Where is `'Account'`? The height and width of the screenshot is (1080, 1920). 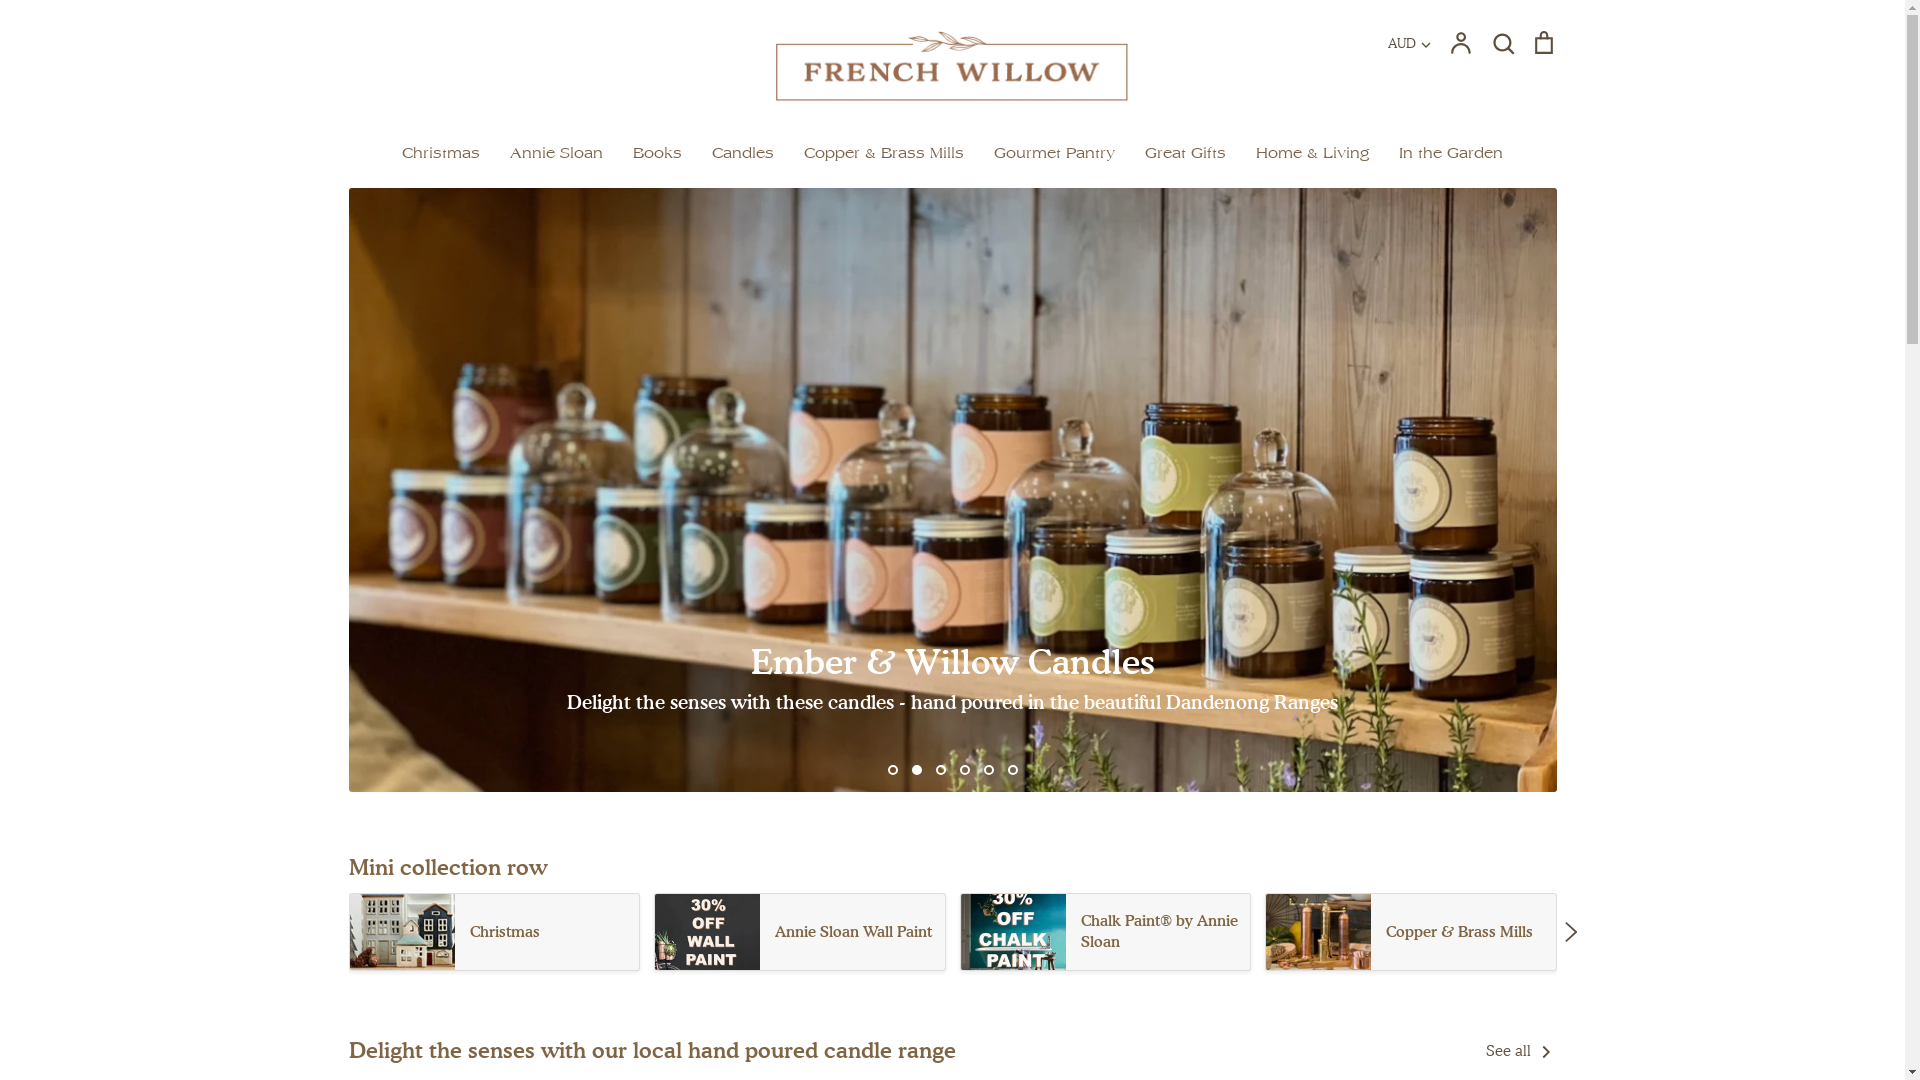 'Account' is located at coordinates (1448, 42).